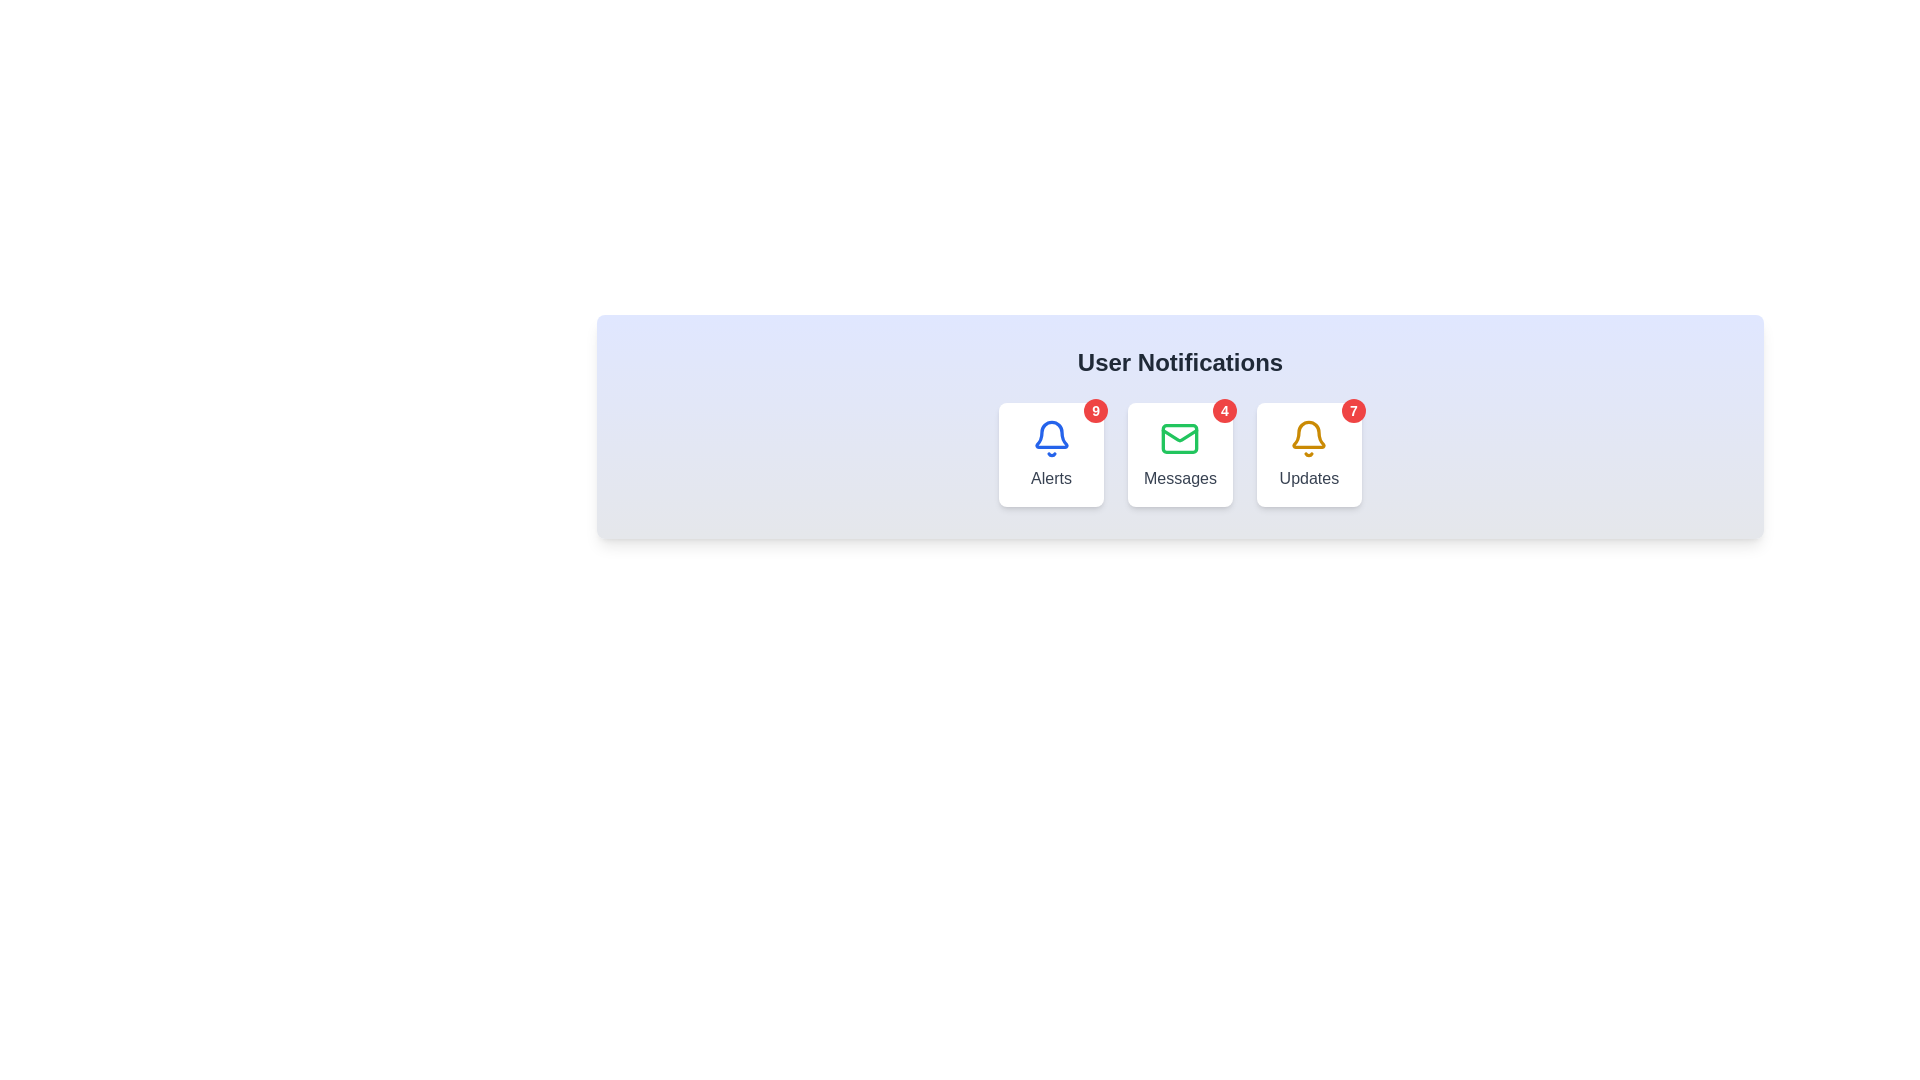 Image resolution: width=1920 pixels, height=1080 pixels. I want to click on the small red circular Notification Badge displaying the number '4', located at the top-right corner of the 'Messages' card, so click(1223, 410).